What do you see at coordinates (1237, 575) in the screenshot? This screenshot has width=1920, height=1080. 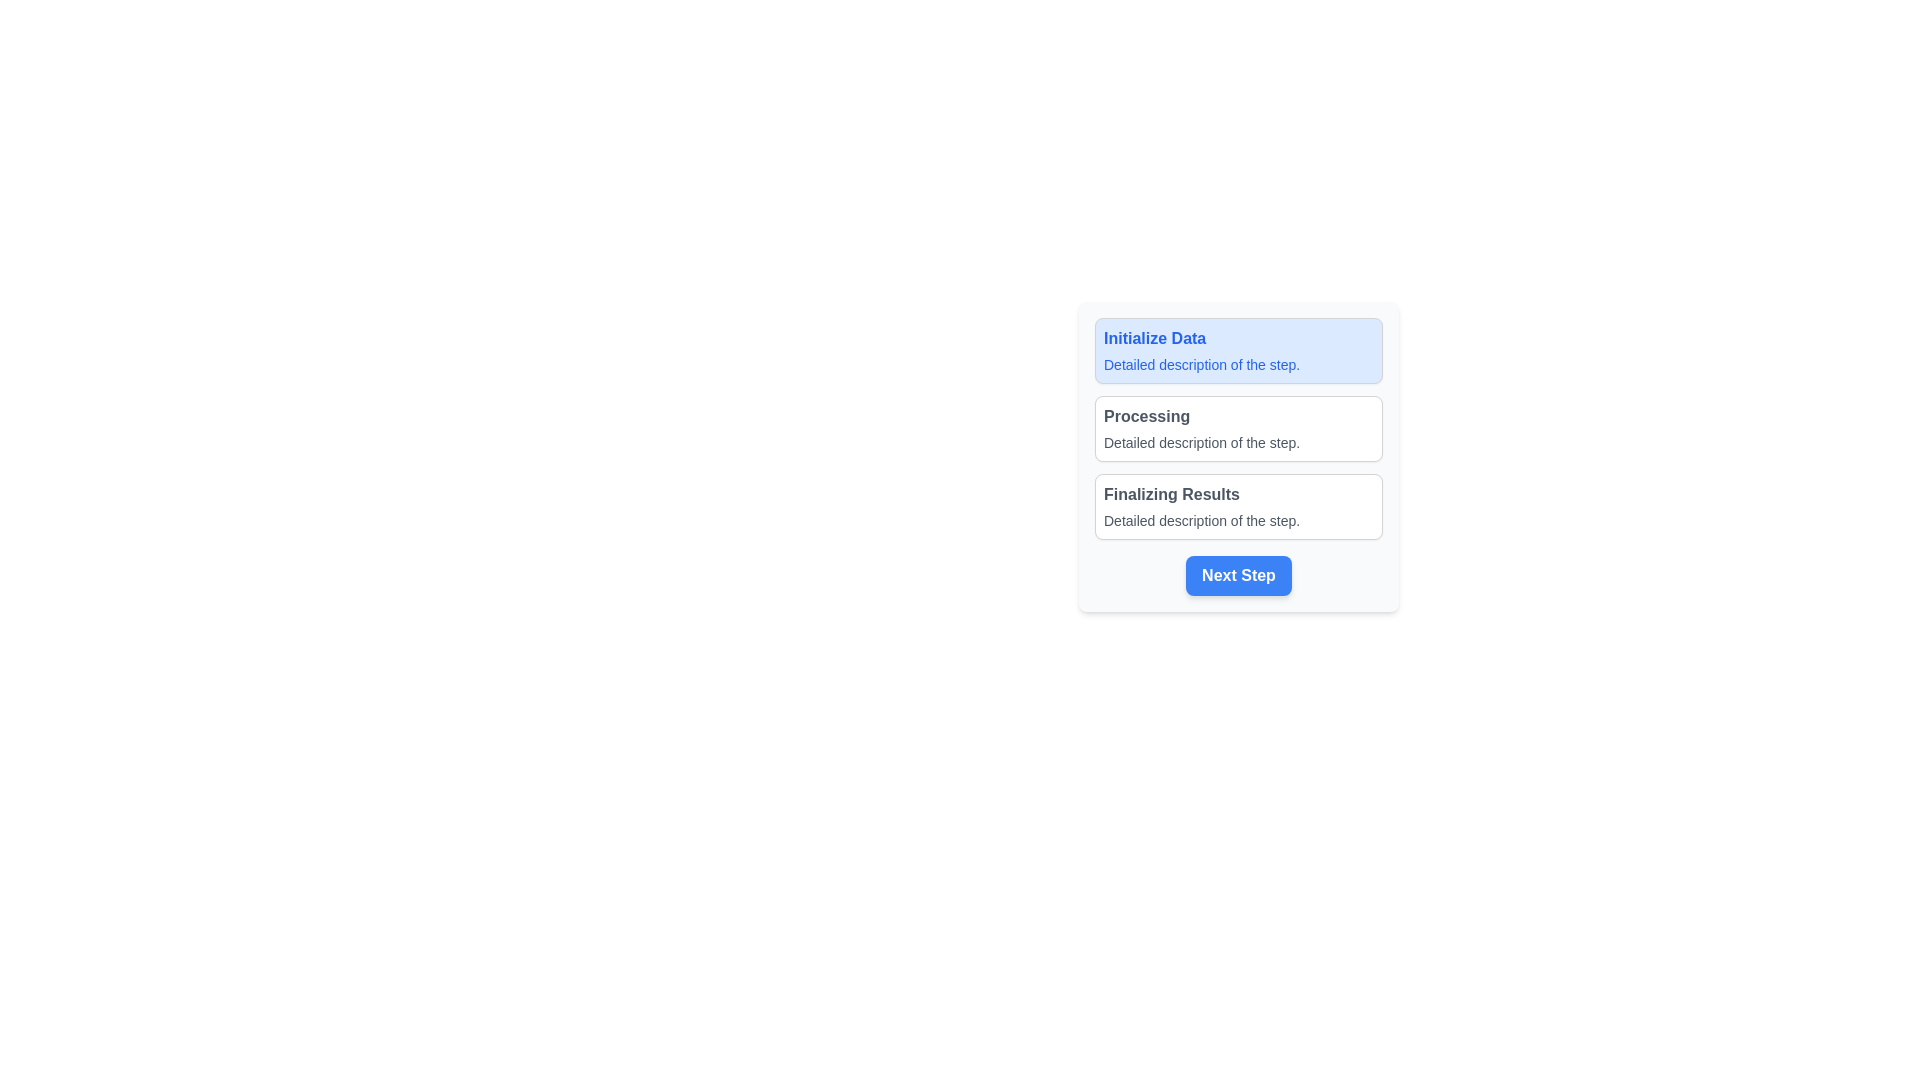 I see `the blue 'Next Step' button with bold white text` at bounding box center [1237, 575].